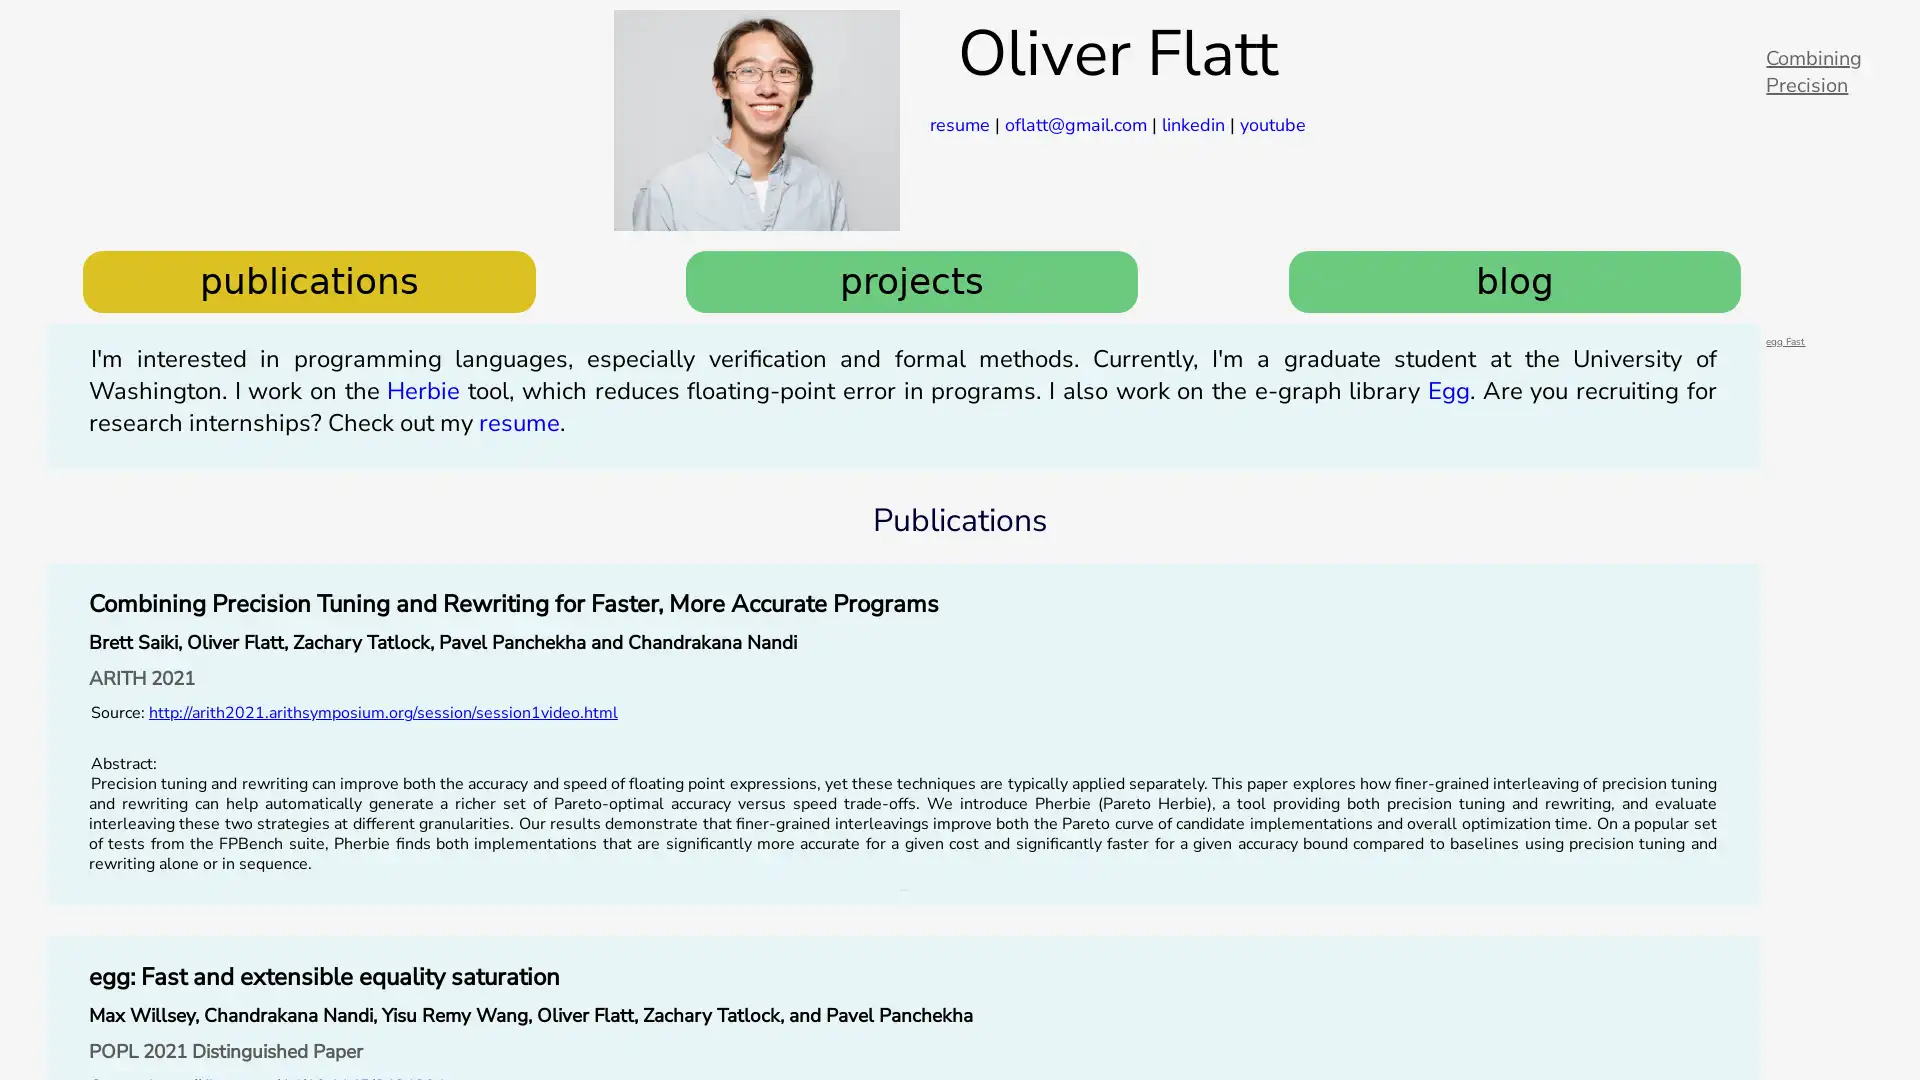 The width and height of the screenshot is (1920, 1080). Describe the element at coordinates (307, 281) in the screenshot. I see `publications` at that location.